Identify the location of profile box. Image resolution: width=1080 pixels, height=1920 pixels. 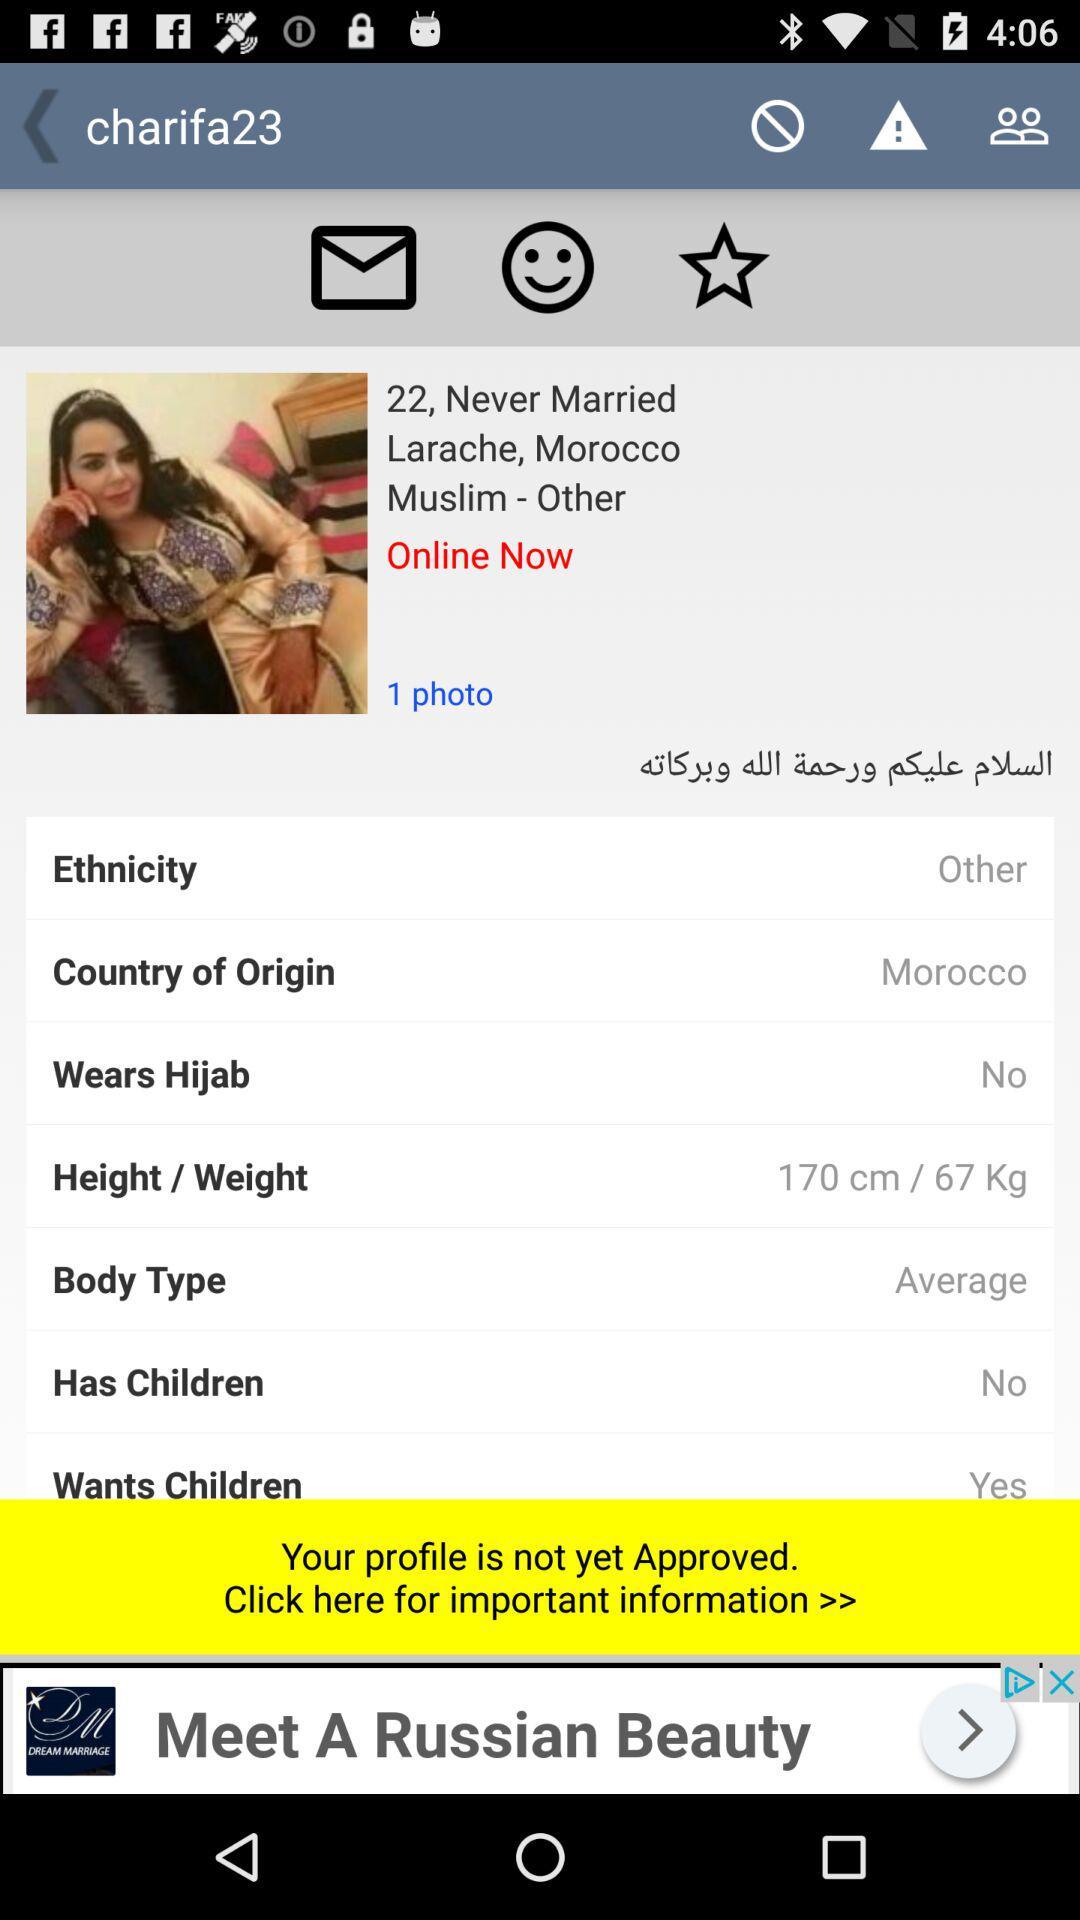
(196, 543).